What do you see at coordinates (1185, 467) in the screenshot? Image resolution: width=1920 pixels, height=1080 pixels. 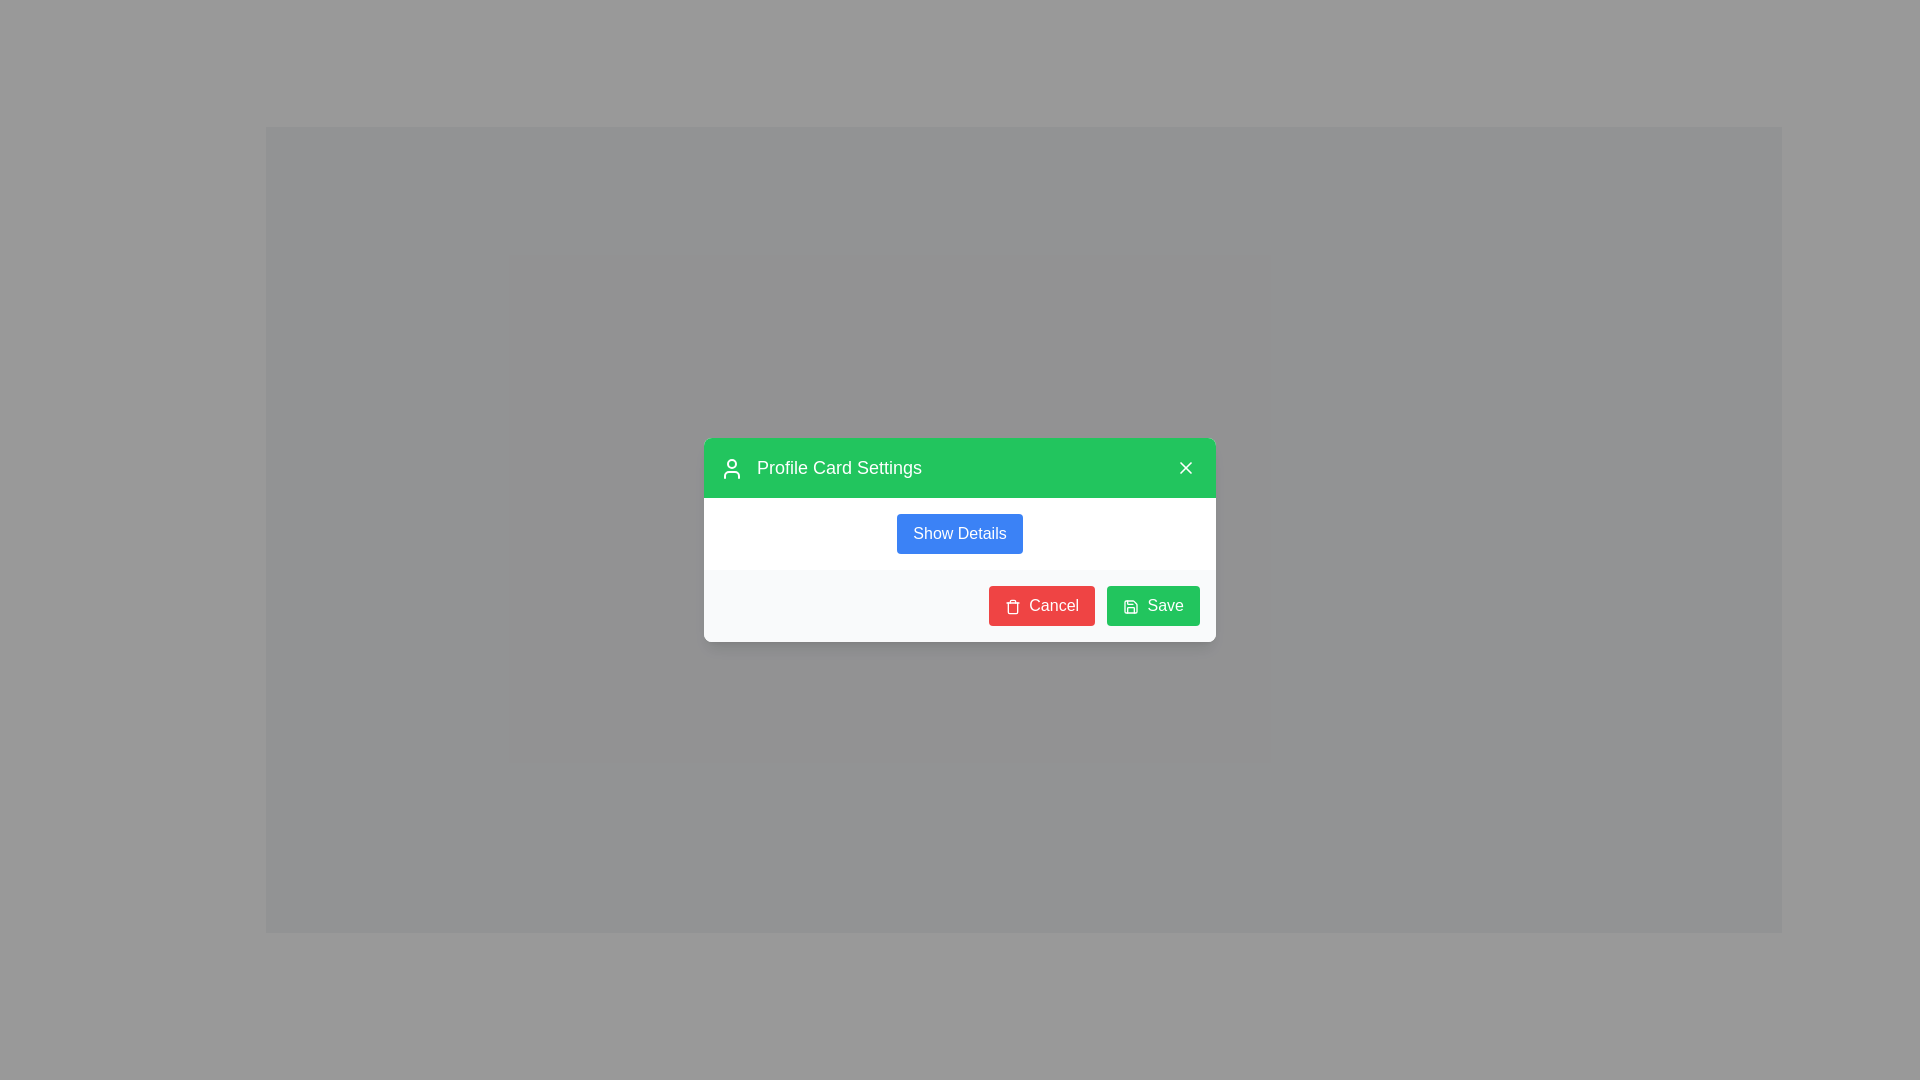 I see `the small circular button with an 'X' icon located at the top-right corner of the green header bar` at bounding box center [1185, 467].